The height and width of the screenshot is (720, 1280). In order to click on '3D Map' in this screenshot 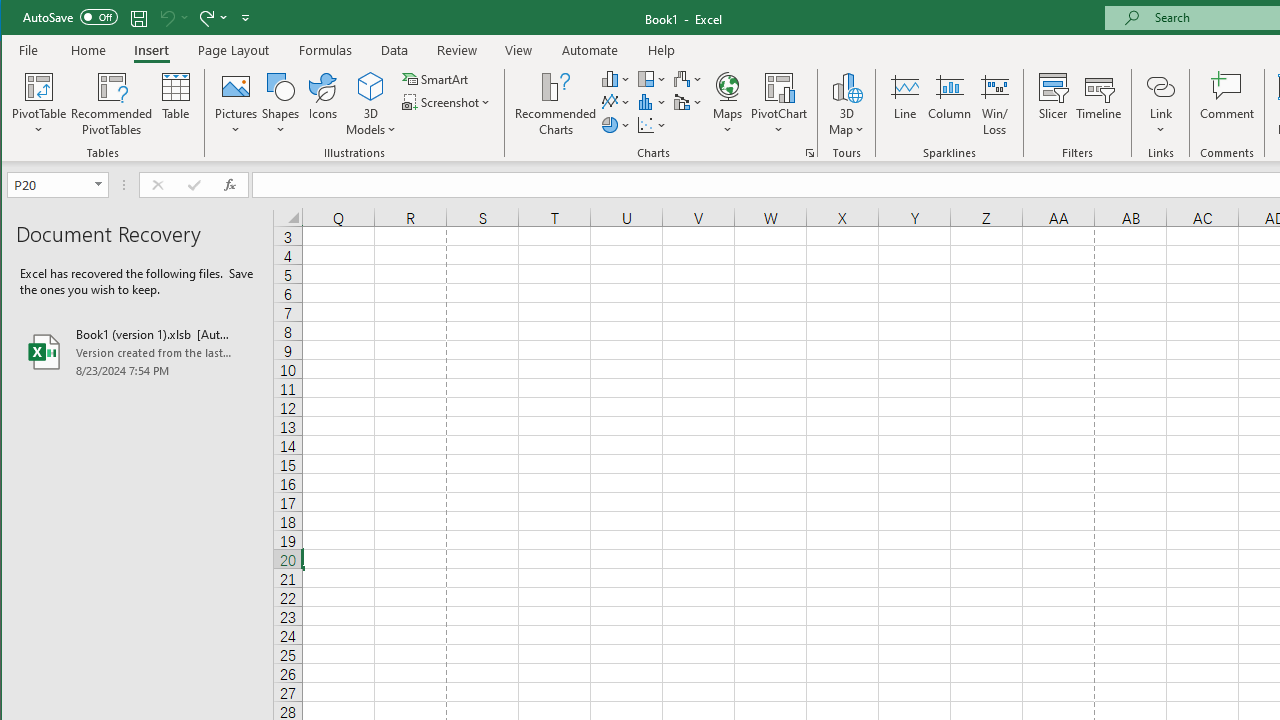, I will do `click(846, 85)`.